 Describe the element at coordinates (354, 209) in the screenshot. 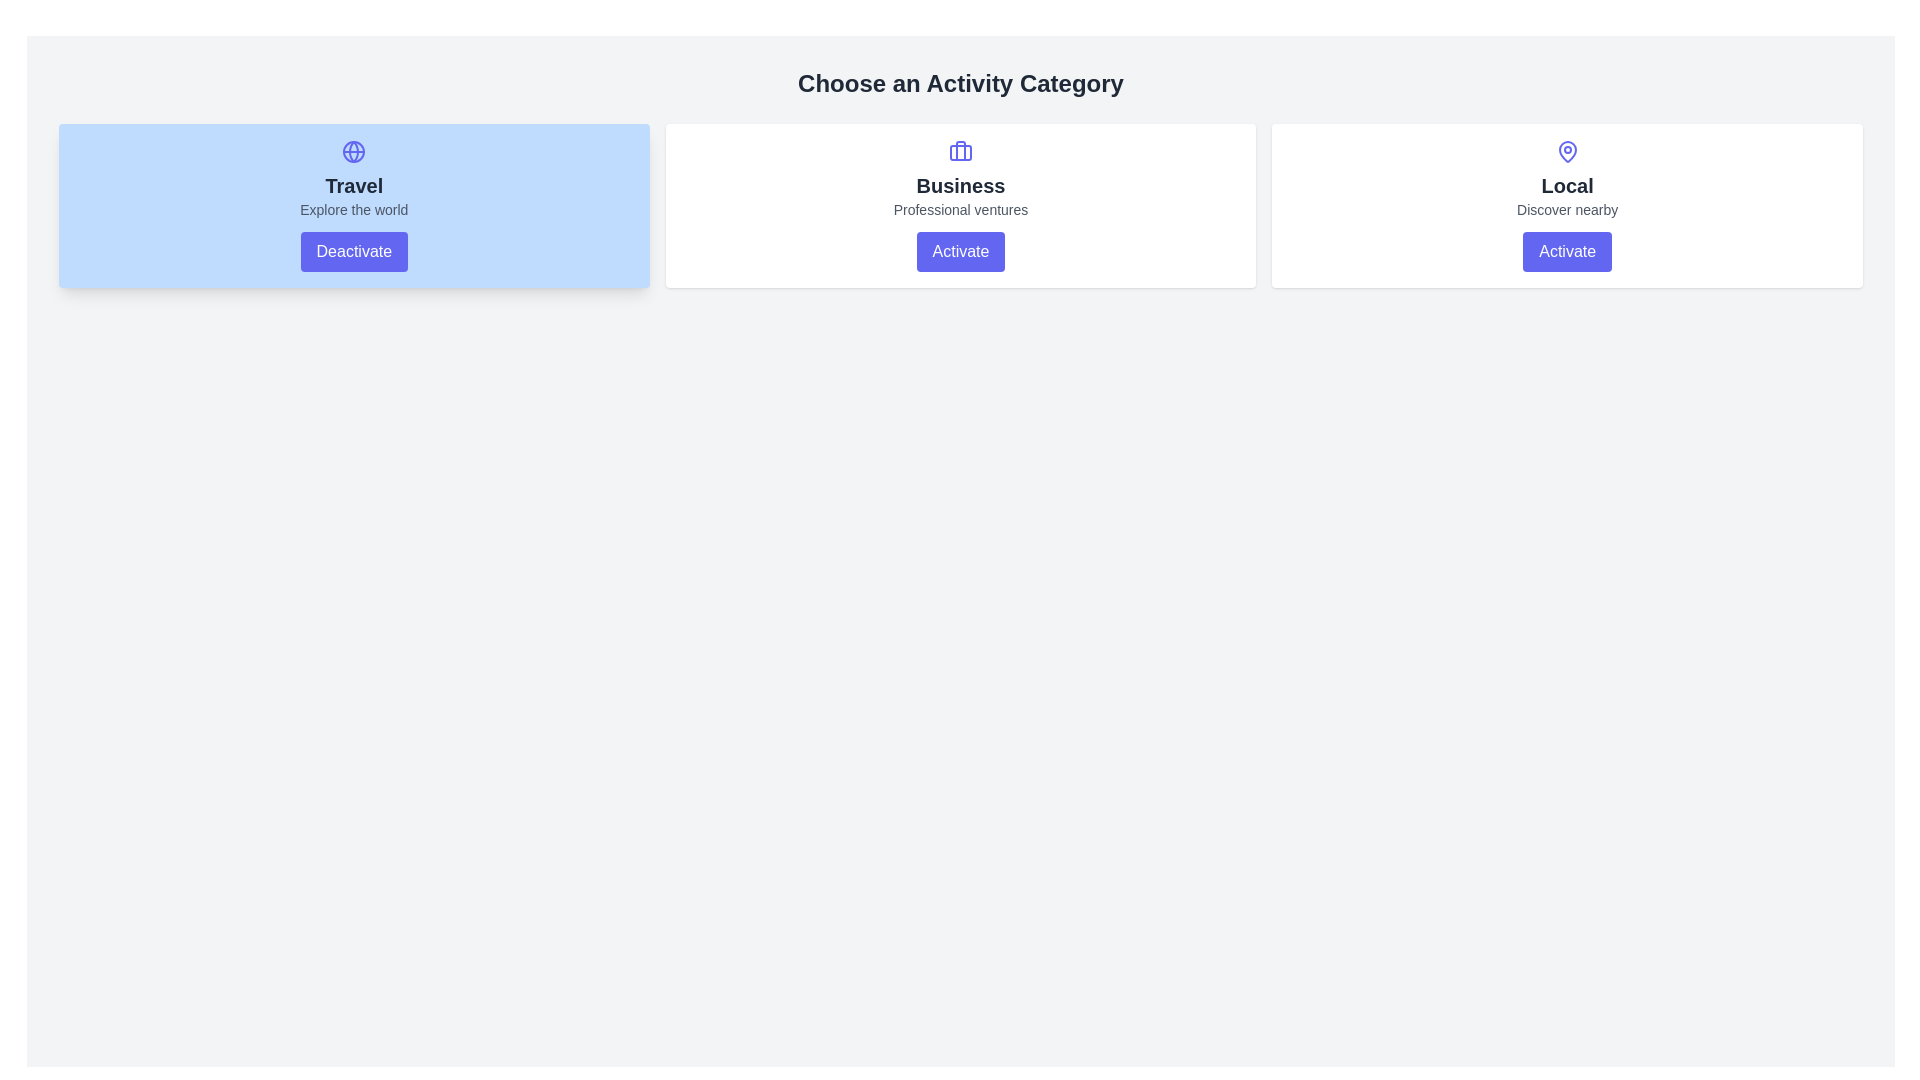

I see `the text label that reads 'Explore the world', which is styled in a small font size and light gray color, located beneath the 'Travel' text and above the 'Deactivate' button in a light blue card interface` at that location.